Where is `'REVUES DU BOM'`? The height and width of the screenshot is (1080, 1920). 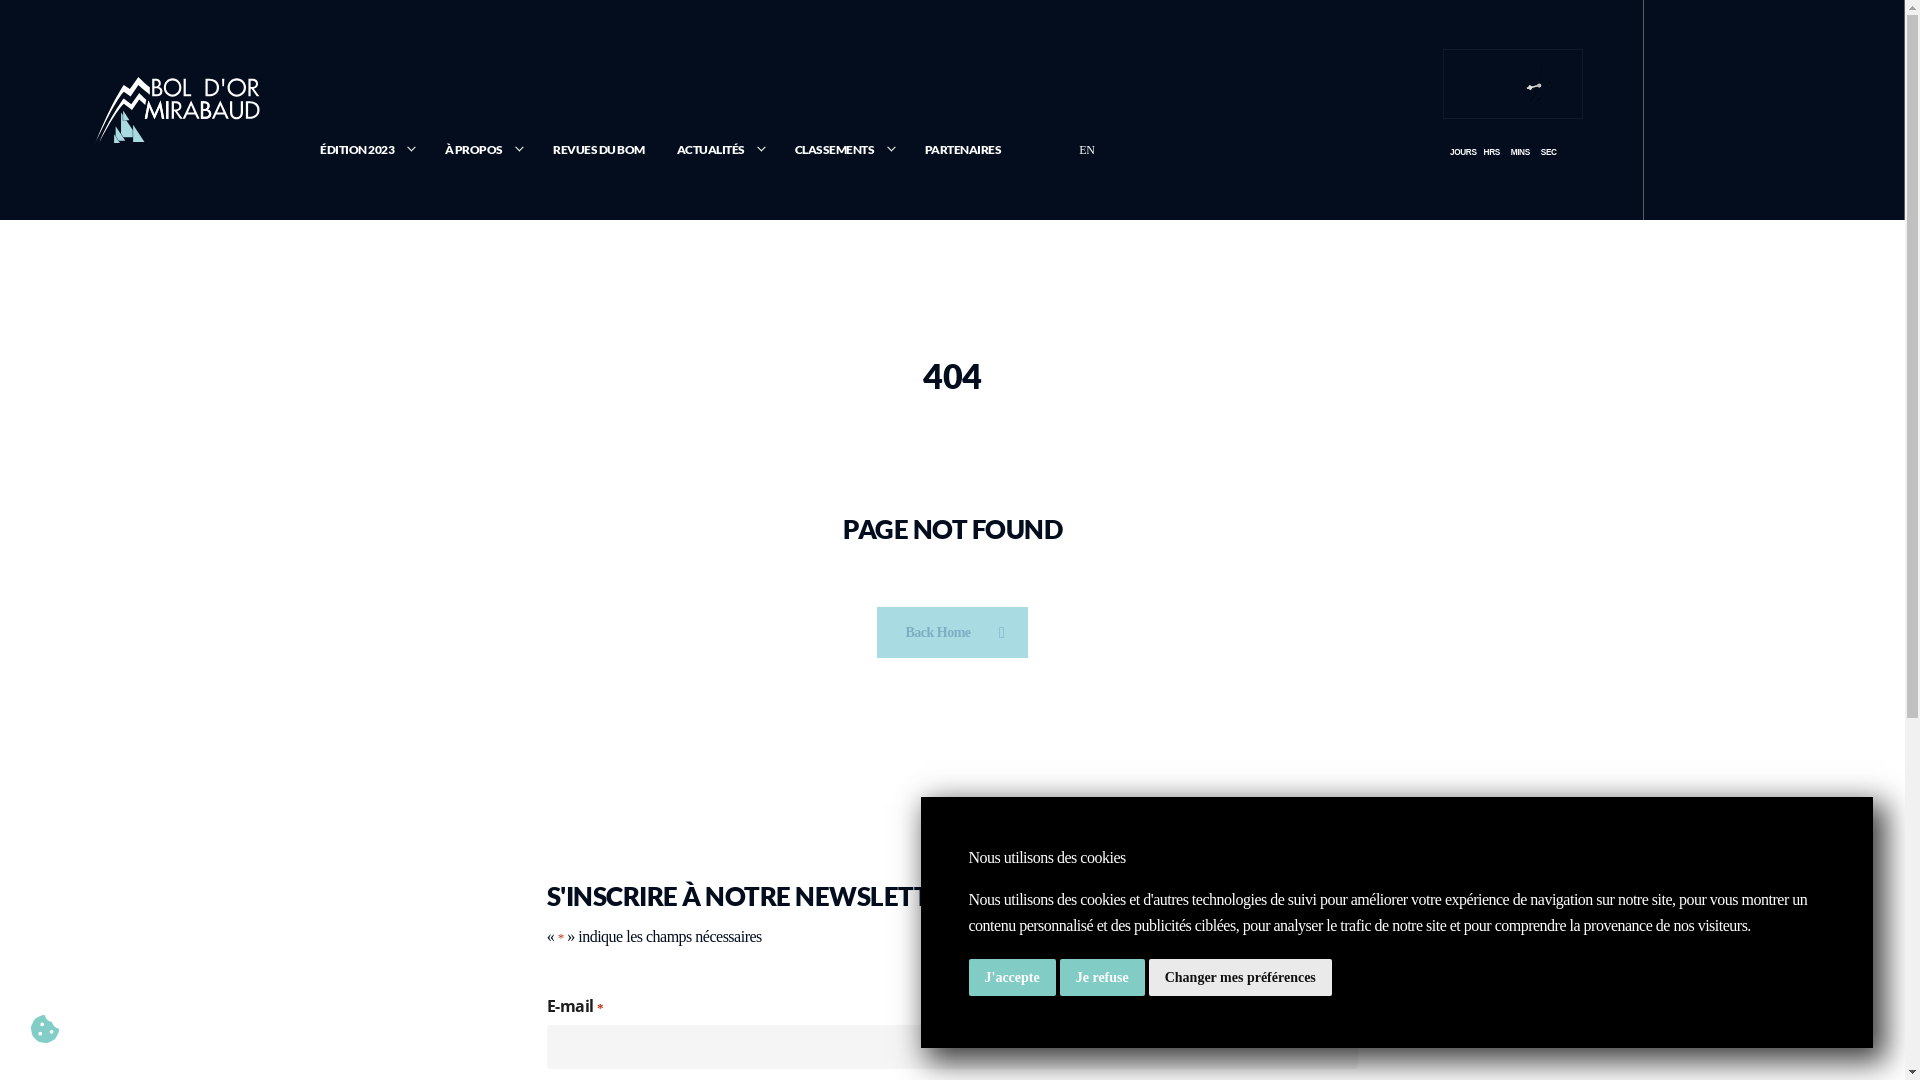 'REVUES DU BOM' is located at coordinates (598, 149).